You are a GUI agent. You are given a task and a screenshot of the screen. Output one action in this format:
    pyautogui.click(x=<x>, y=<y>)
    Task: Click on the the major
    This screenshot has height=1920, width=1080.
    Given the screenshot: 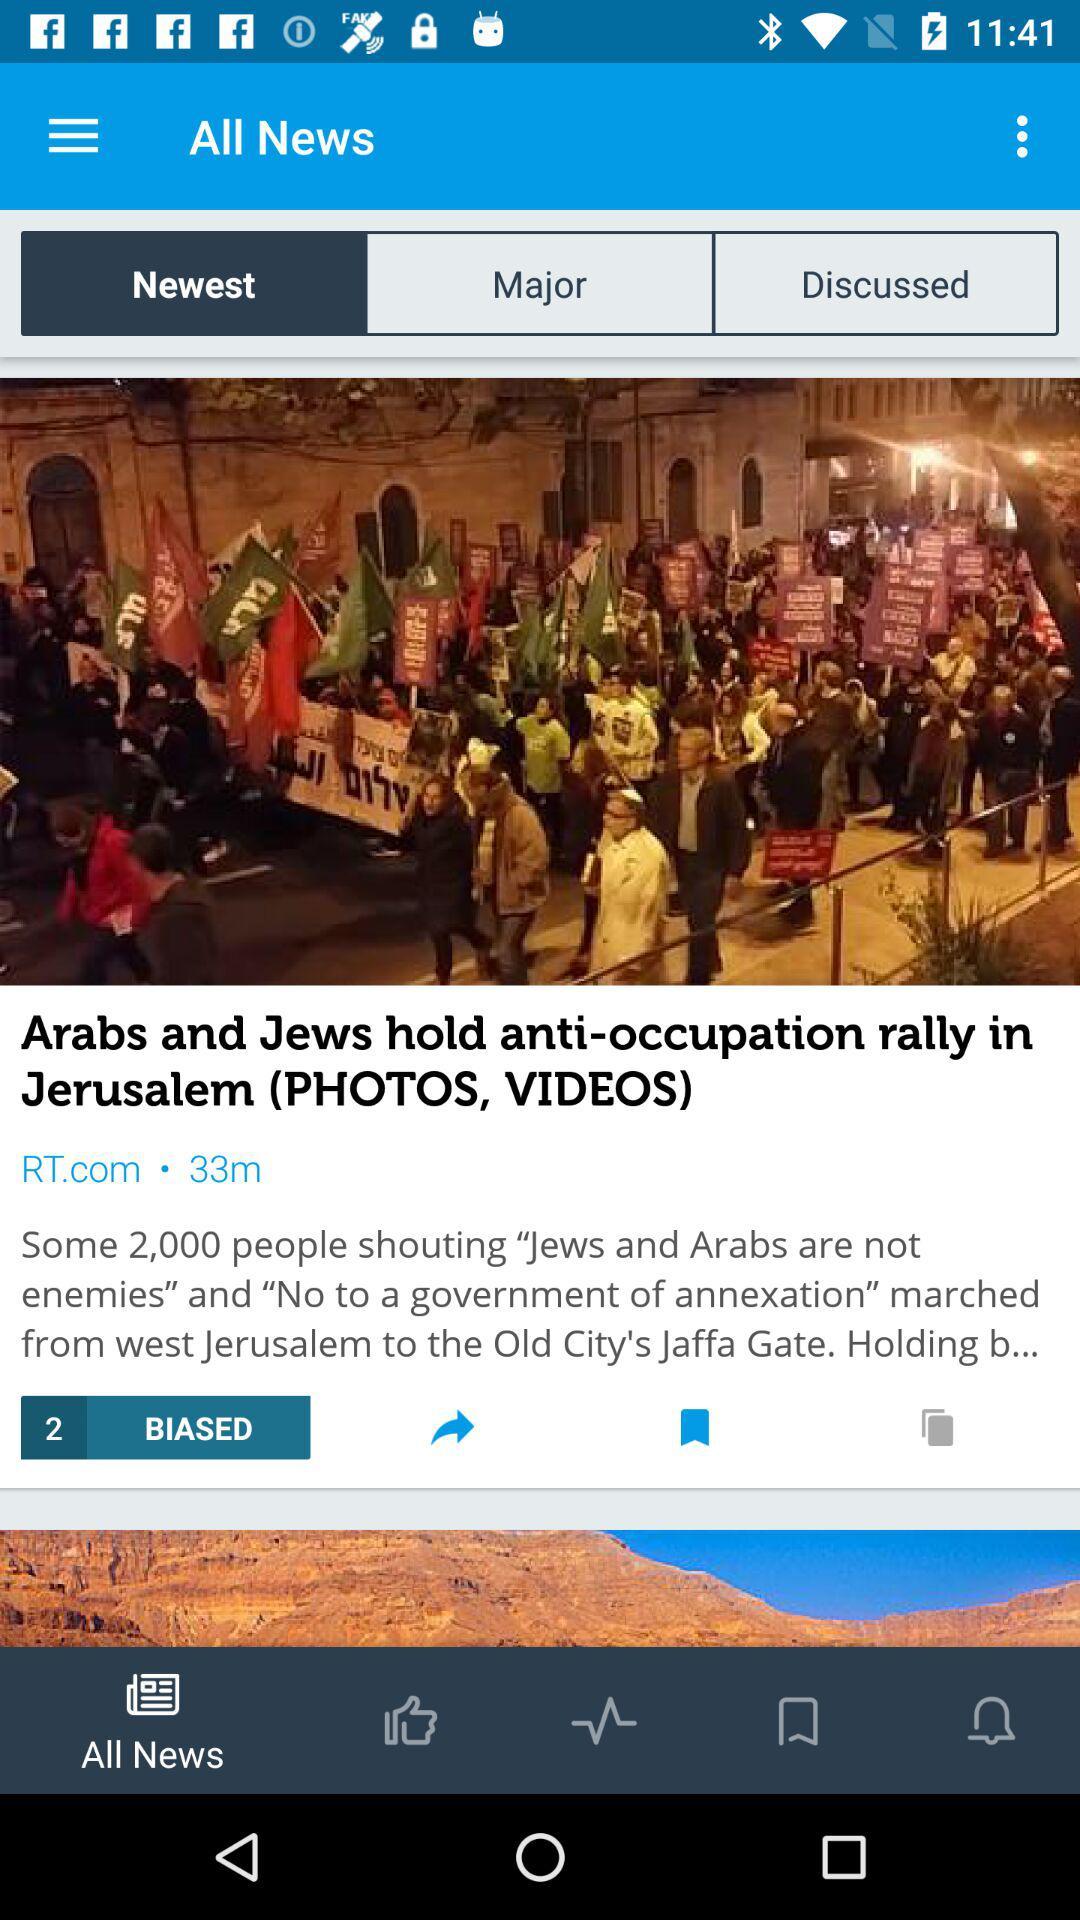 What is the action you would take?
    pyautogui.click(x=538, y=282)
    